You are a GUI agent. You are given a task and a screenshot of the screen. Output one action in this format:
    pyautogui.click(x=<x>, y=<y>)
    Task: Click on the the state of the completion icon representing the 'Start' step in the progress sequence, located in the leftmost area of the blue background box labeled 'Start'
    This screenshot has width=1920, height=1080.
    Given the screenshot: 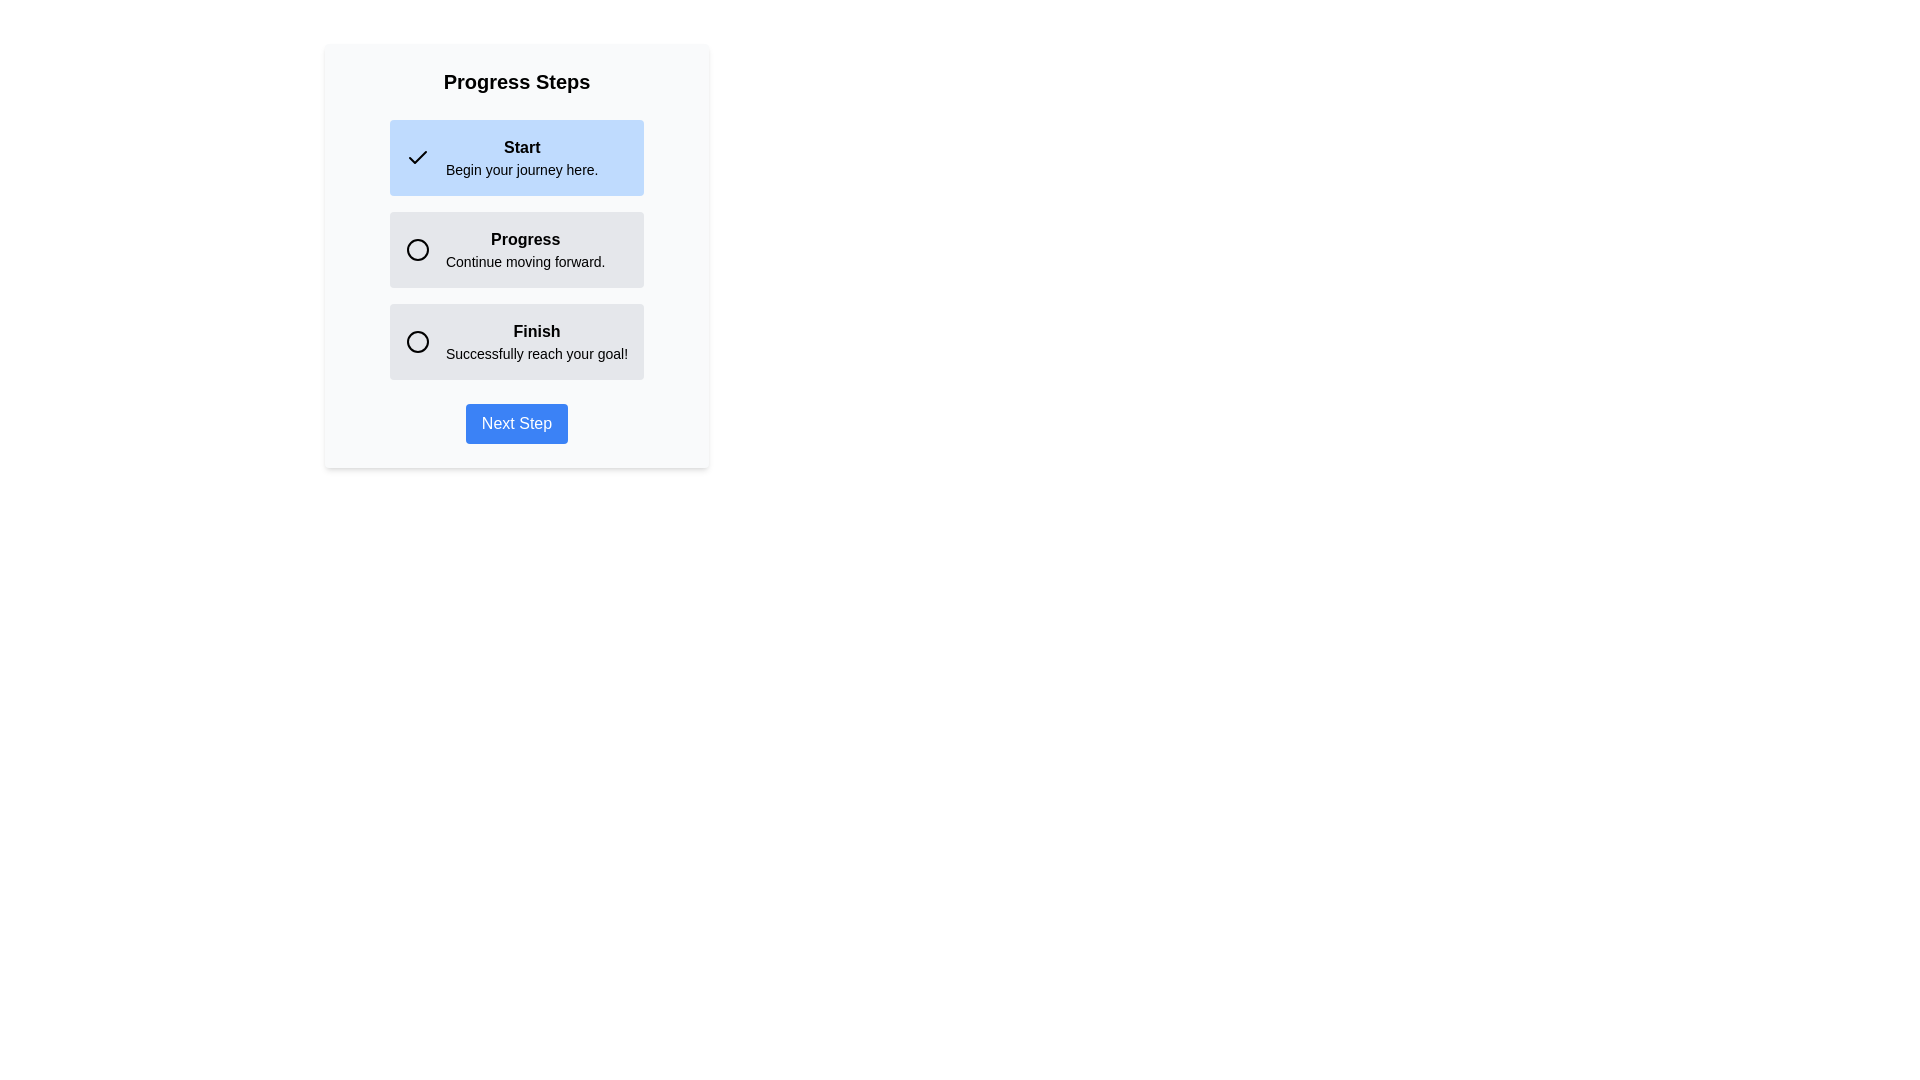 What is the action you would take?
    pyautogui.click(x=416, y=157)
    